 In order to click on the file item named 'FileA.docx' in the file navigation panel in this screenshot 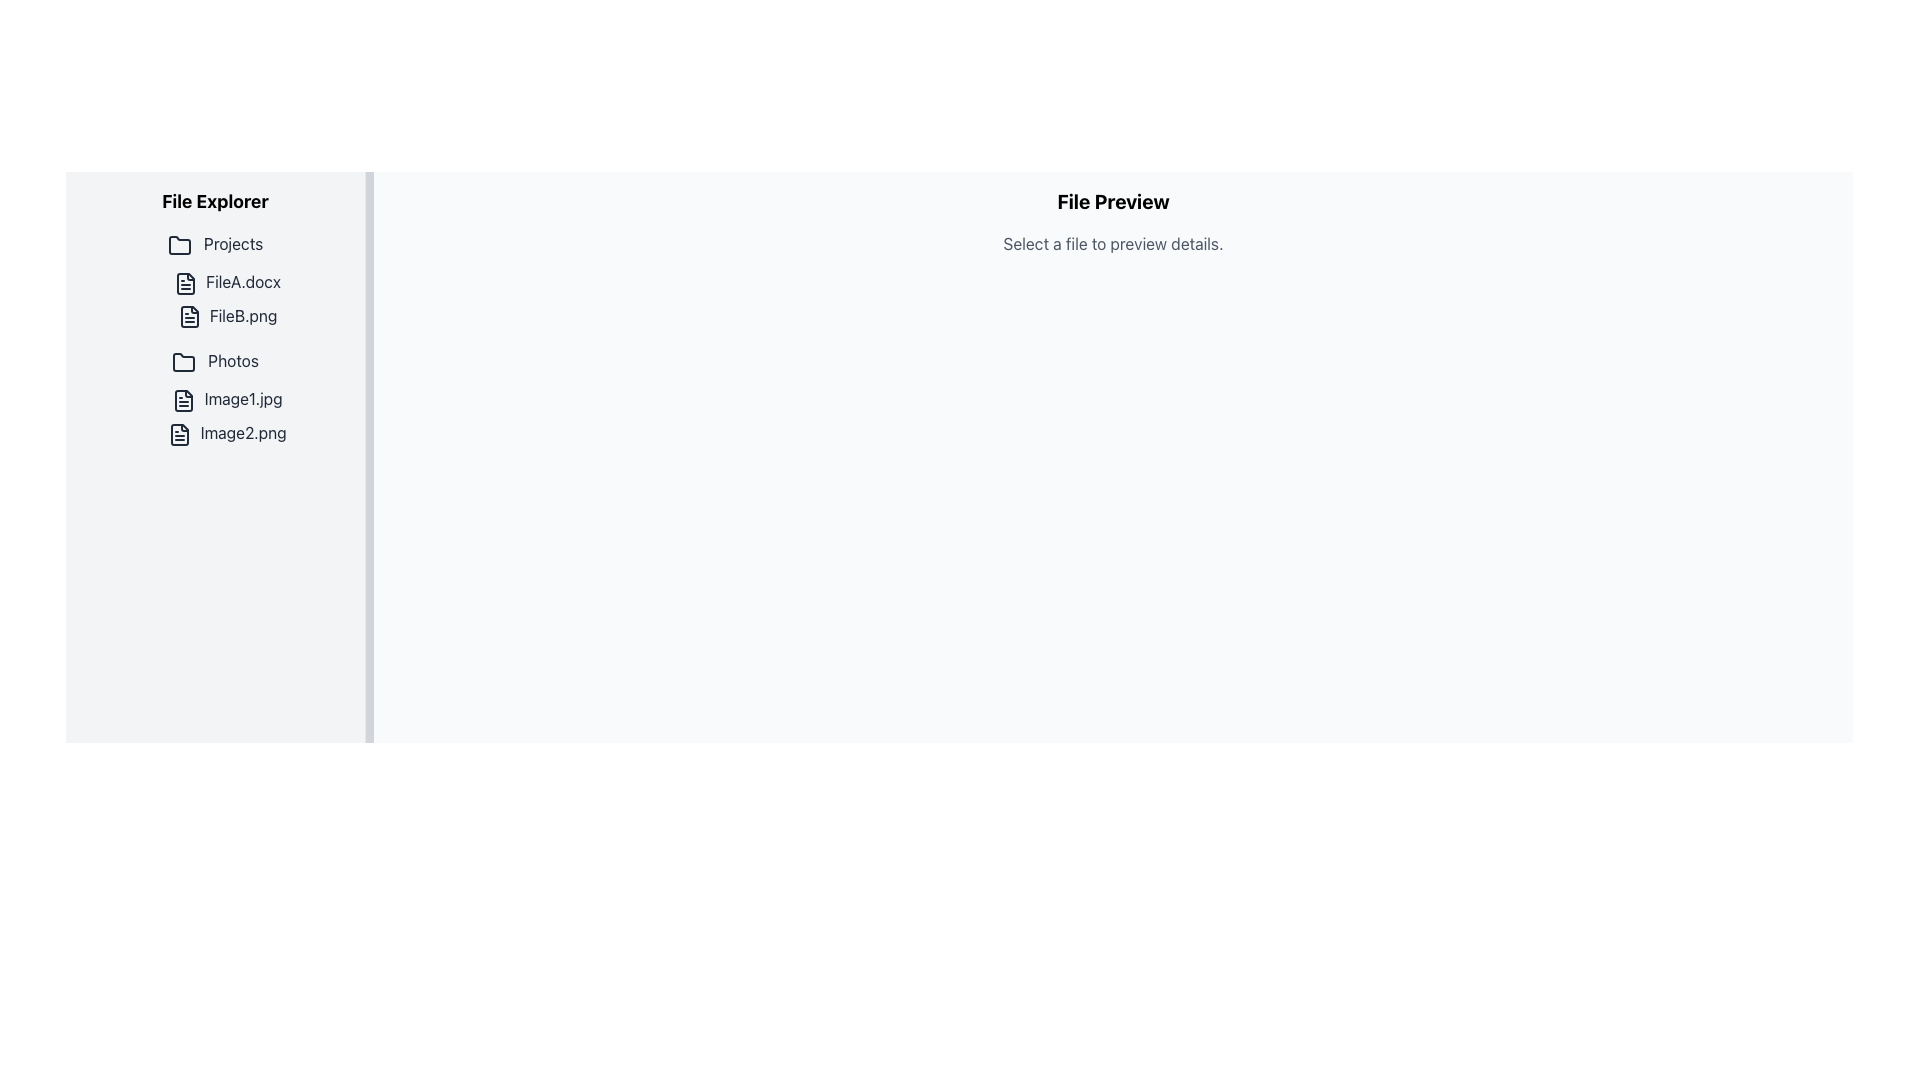, I will do `click(227, 282)`.